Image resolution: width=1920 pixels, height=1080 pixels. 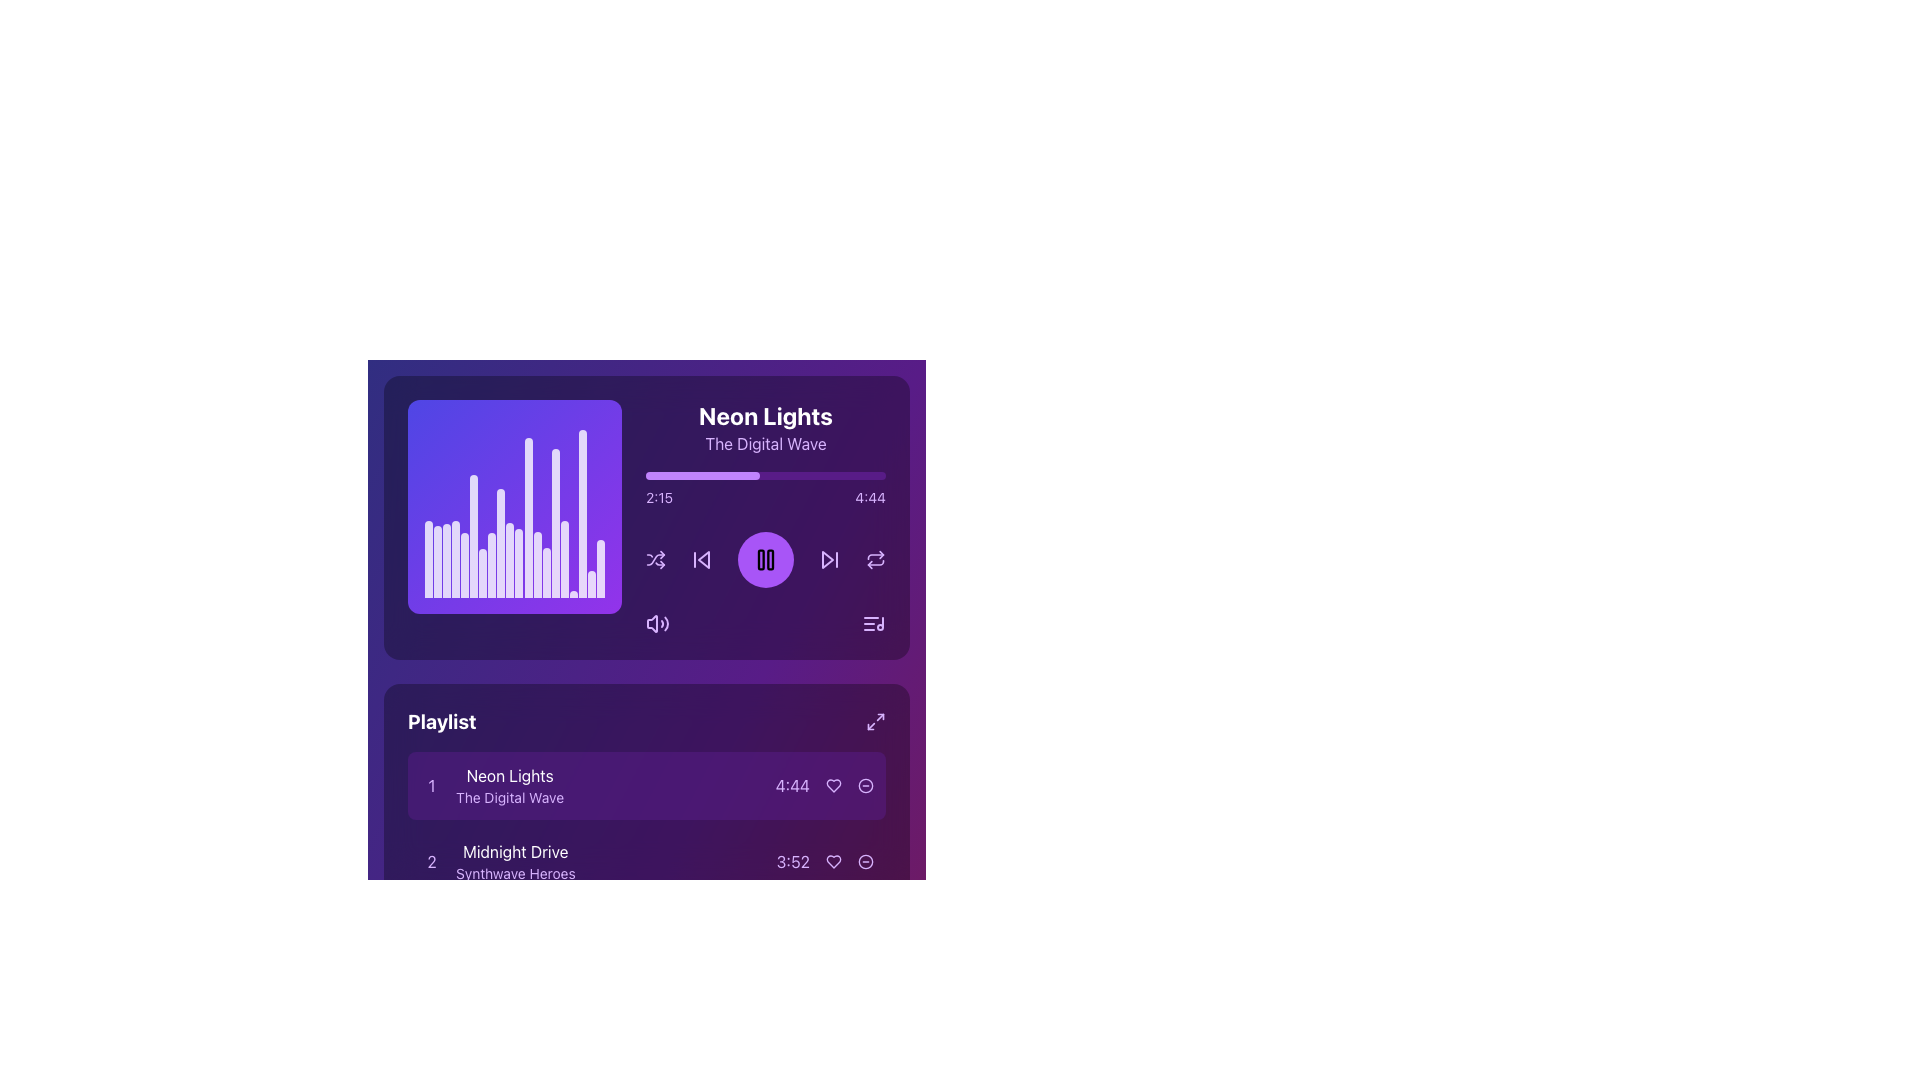 What do you see at coordinates (765, 415) in the screenshot?
I see `the 'Neon Lights' text label, which displays the title of the currently playing song in a bold and large font style, located in the upper part of the music player interface` at bounding box center [765, 415].